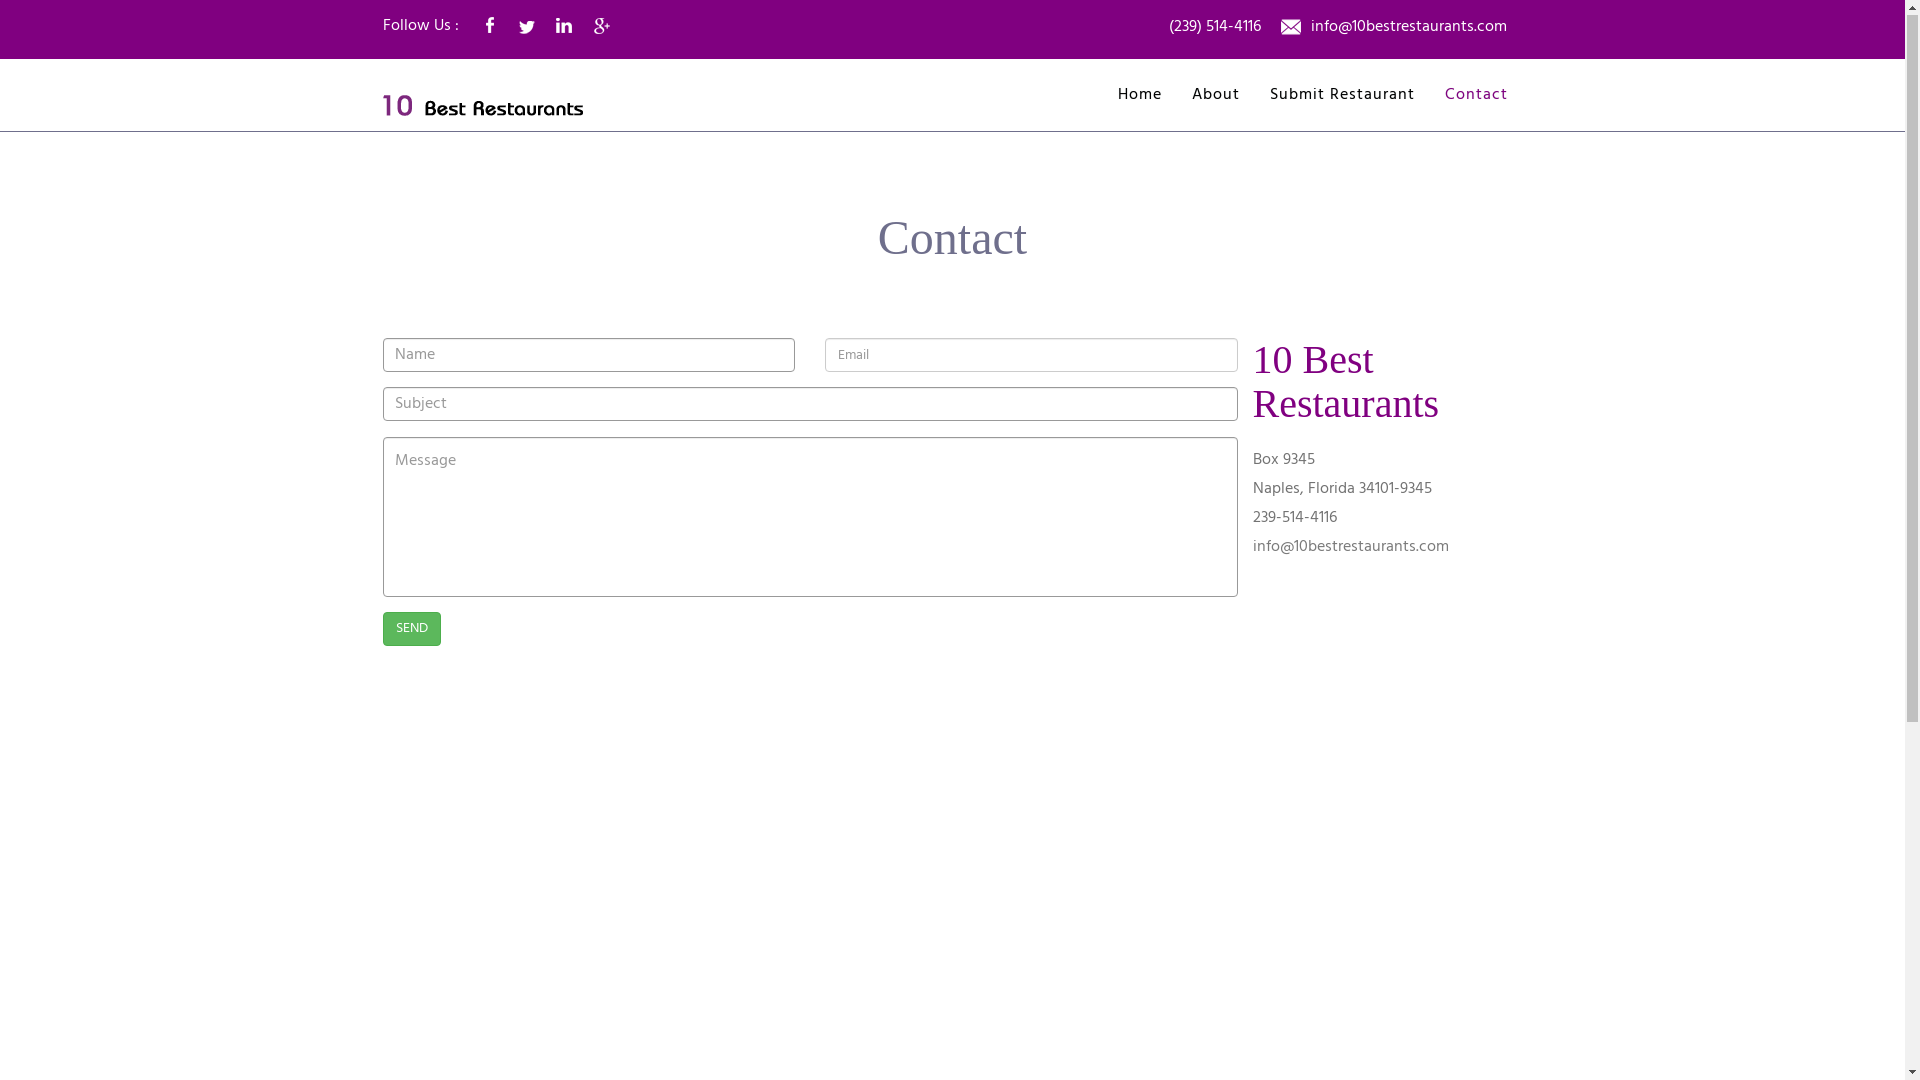 Image resolution: width=1920 pixels, height=1080 pixels. I want to click on 'info@10bestrestaurants.com', so click(1349, 547).